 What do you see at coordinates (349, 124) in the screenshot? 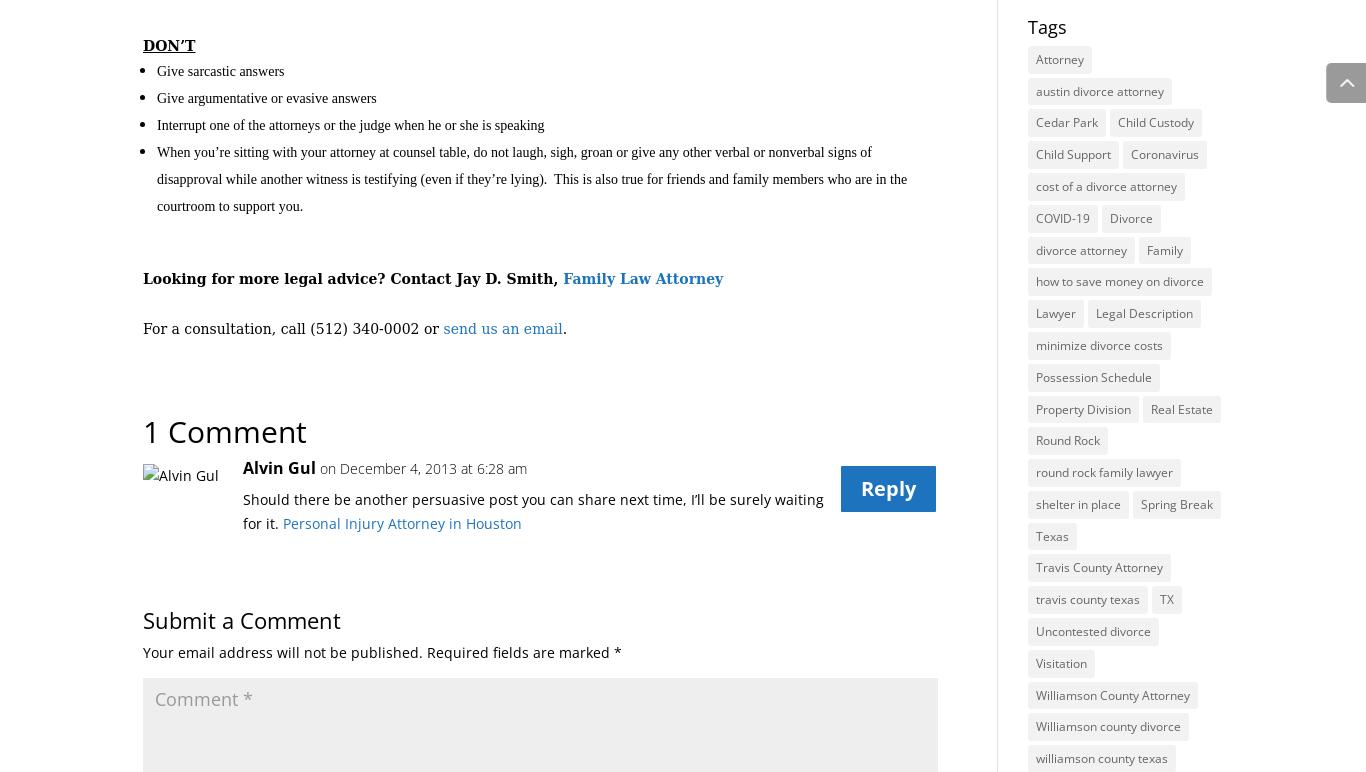
I see `'Interrupt one of the attorneys or the judge when he or she is speaking'` at bounding box center [349, 124].